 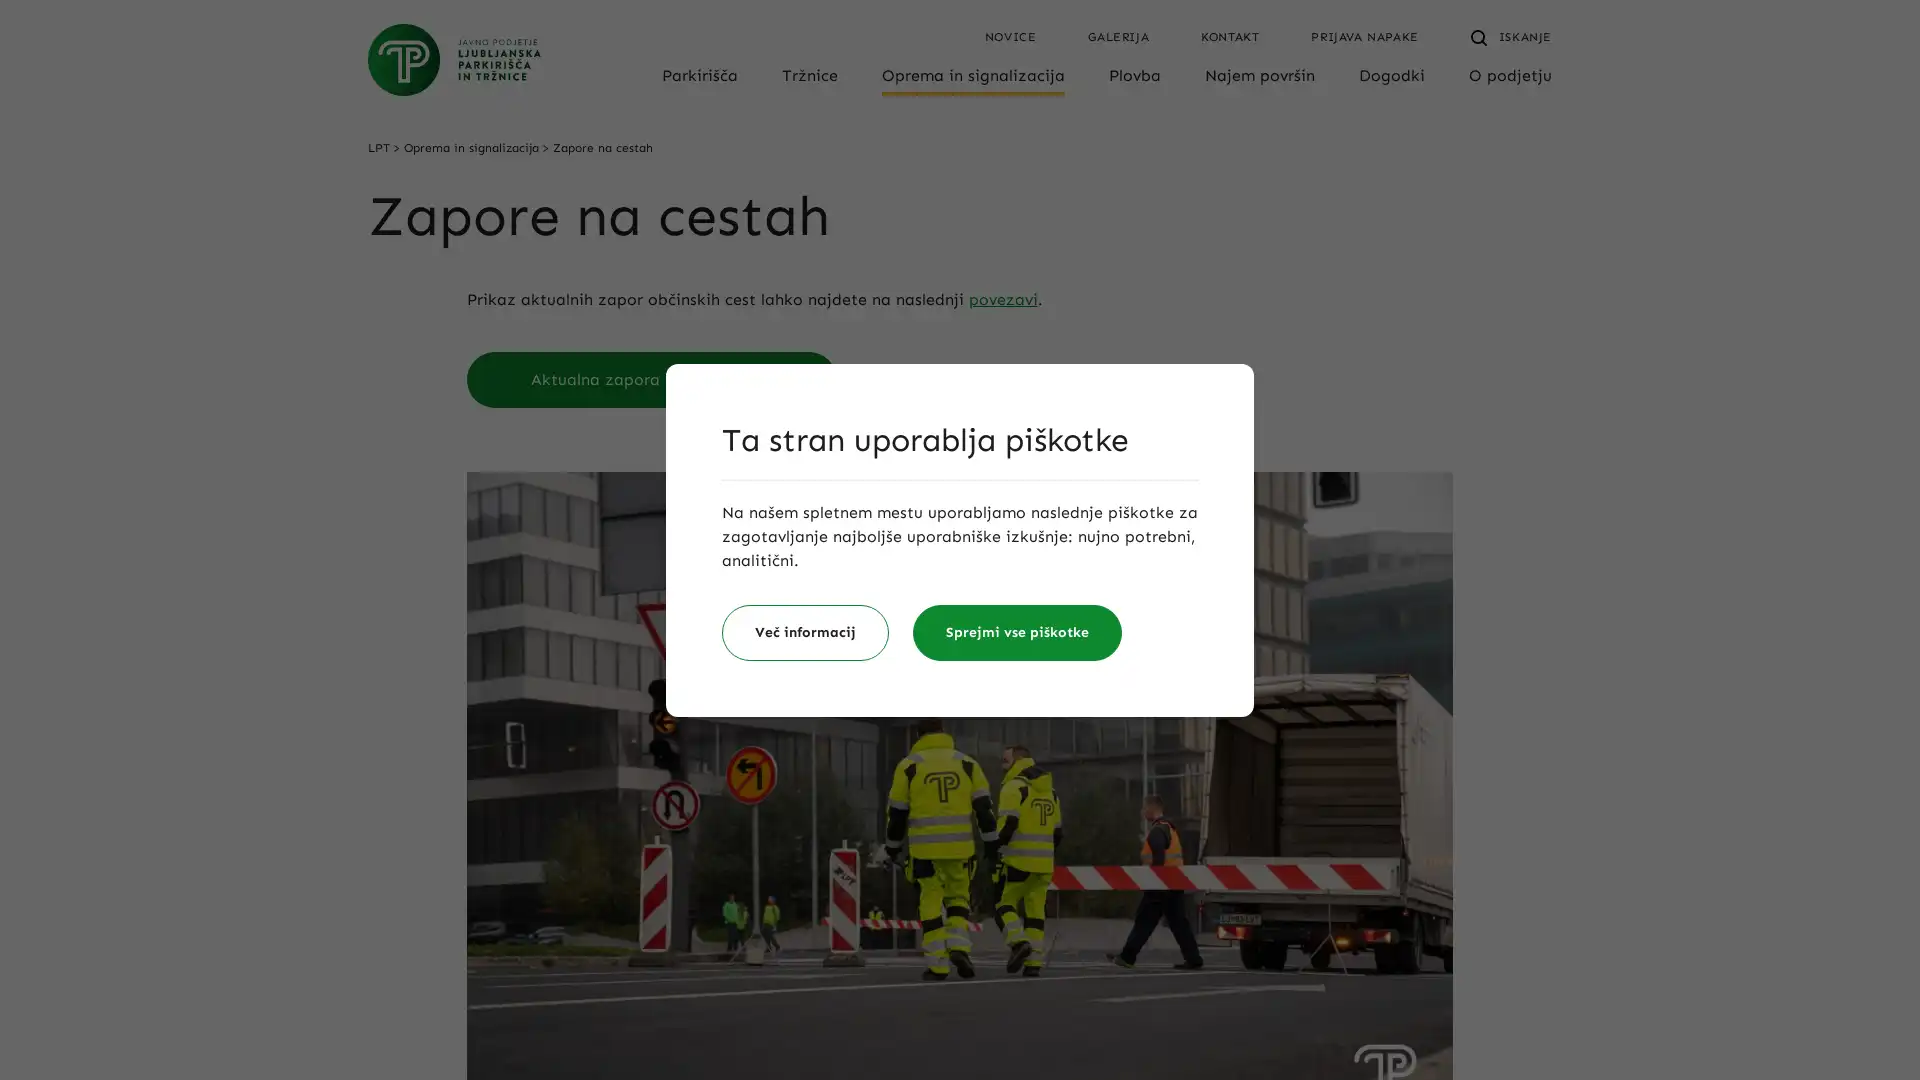 What do you see at coordinates (1017, 632) in the screenshot?
I see `Sprejmi vse piskotke` at bounding box center [1017, 632].